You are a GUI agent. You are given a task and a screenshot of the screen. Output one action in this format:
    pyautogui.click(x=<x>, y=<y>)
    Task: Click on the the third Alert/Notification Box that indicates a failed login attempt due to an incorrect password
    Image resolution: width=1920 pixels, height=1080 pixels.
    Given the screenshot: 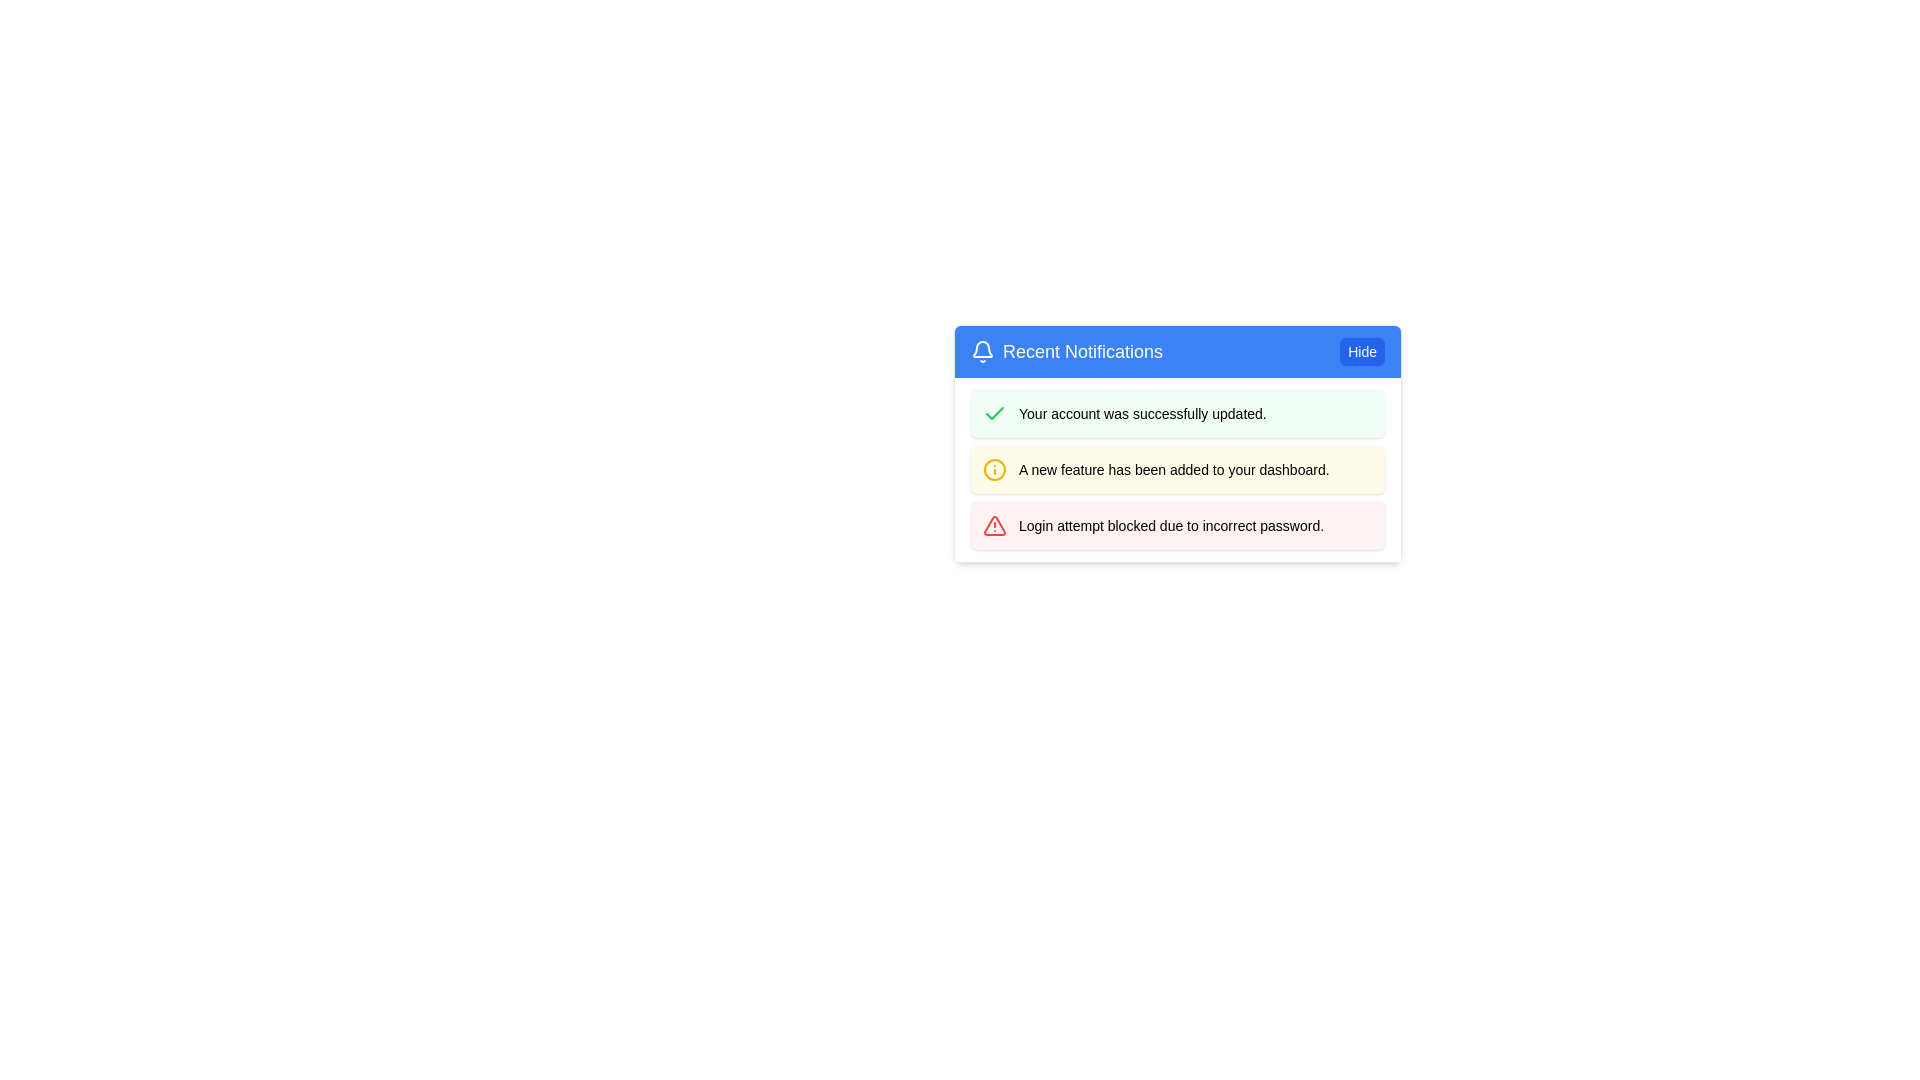 What is the action you would take?
    pyautogui.click(x=1177, y=524)
    